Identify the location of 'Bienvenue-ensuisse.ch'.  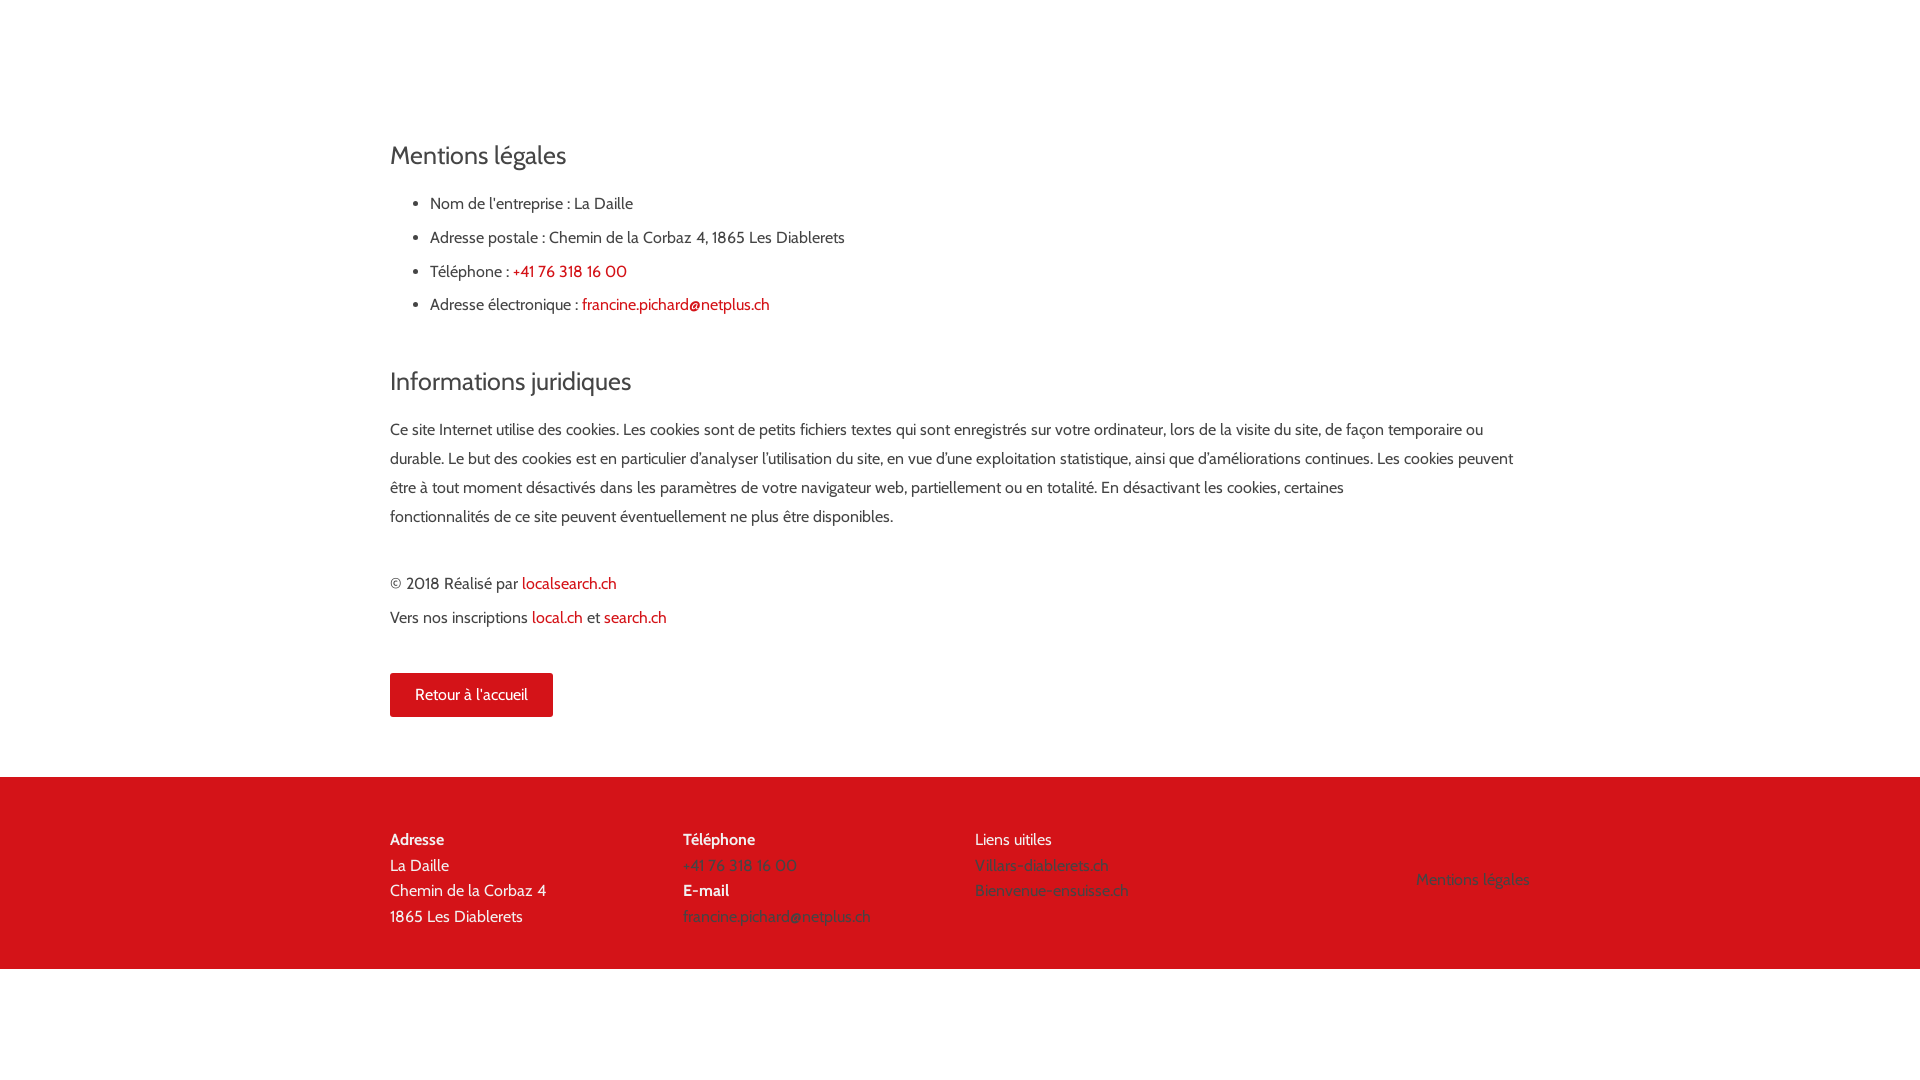
(1050, 889).